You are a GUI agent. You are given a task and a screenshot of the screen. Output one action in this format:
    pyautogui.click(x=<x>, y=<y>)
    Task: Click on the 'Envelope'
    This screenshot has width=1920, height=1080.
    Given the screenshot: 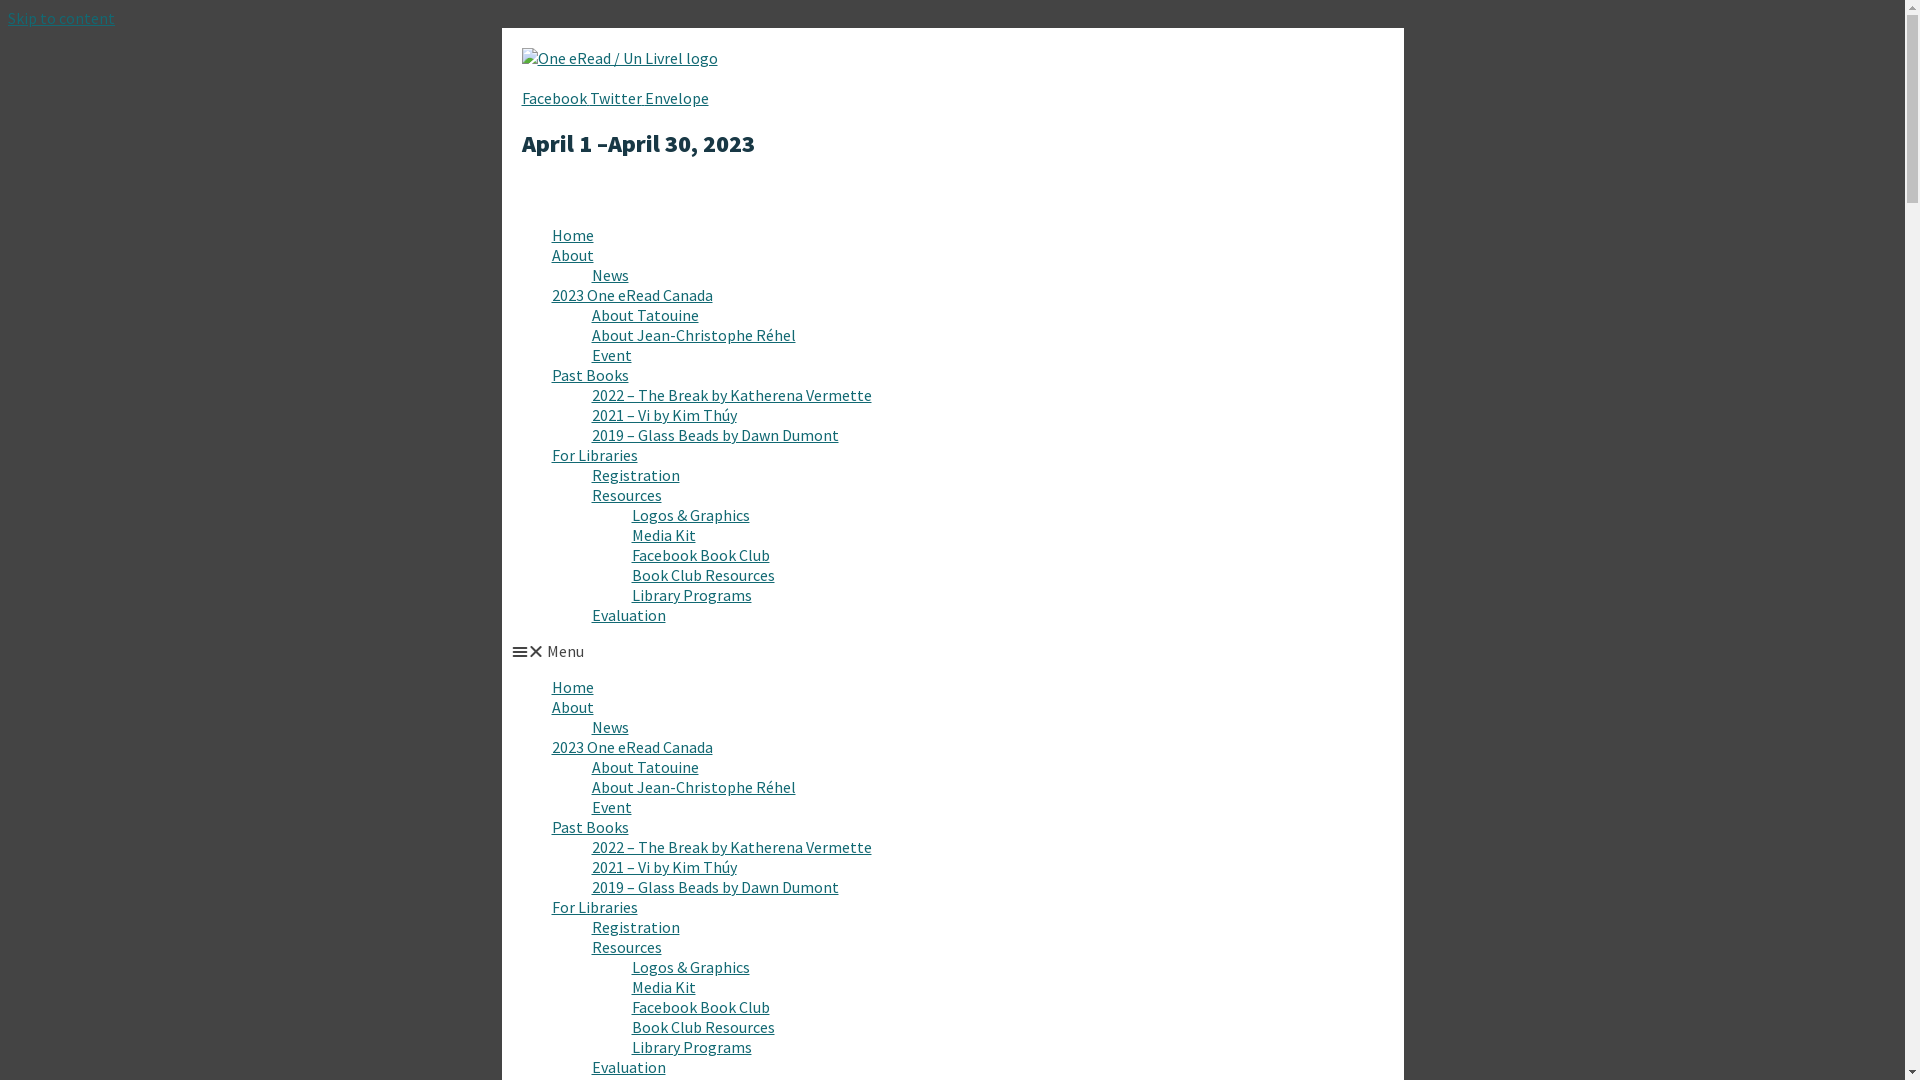 What is the action you would take?
    pyautogui.click(x=643, y=97)
    